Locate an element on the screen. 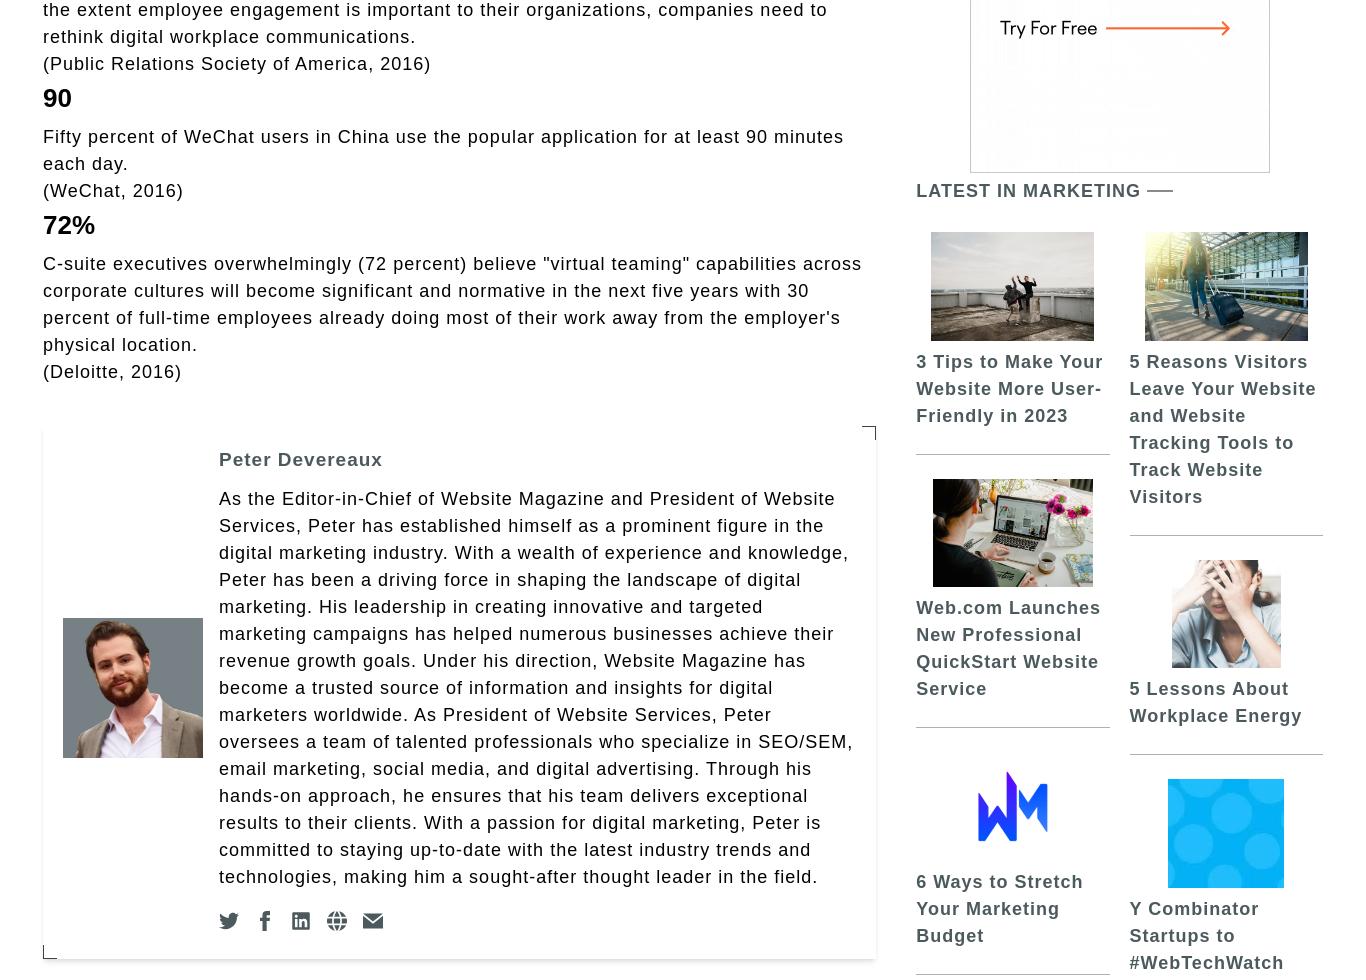 This screenshot has width=1366, height=980. '3 Tips to Make Your Website More User-Friendly in 2023' is located at coordinates (916, 387).